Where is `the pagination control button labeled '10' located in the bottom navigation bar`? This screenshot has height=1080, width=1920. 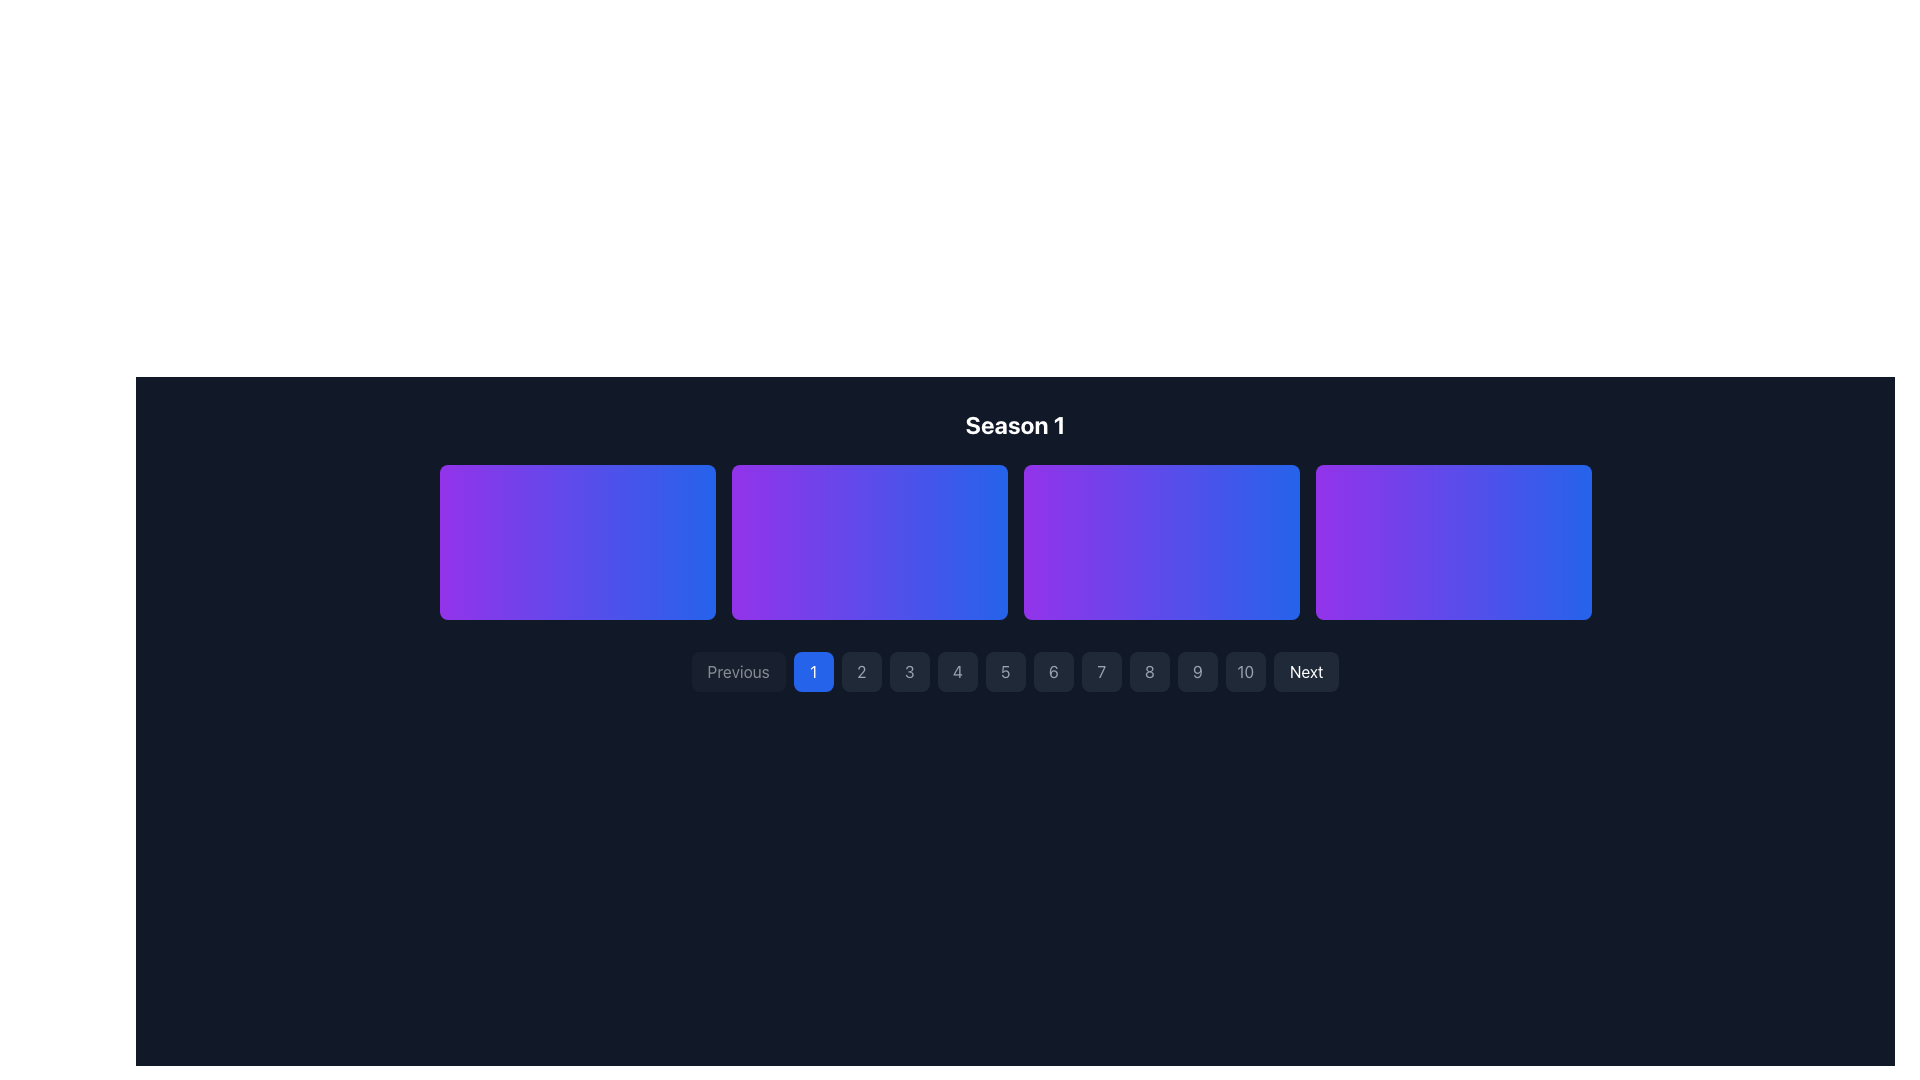
the pagination control button labeled '10' located in the bottom navigation bar is located at coordinates (1244, 672).